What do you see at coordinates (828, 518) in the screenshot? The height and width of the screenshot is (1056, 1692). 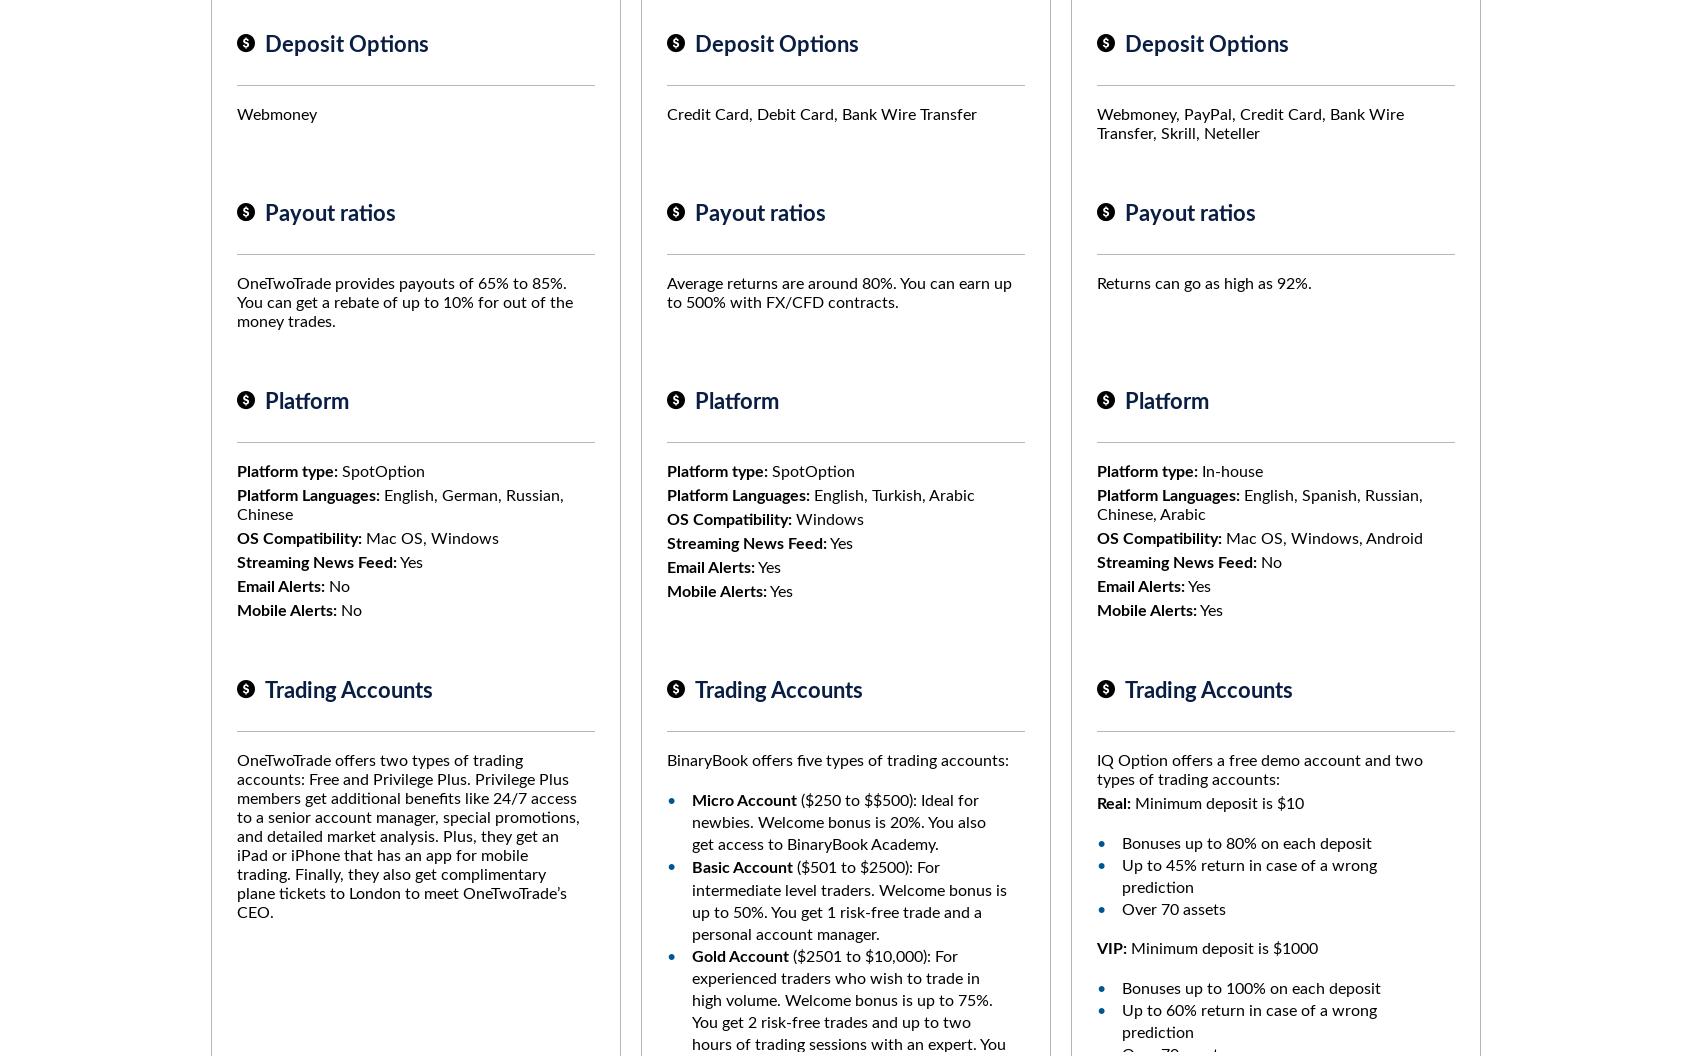 I see `'Windows'` at bounding box center [828, 518].